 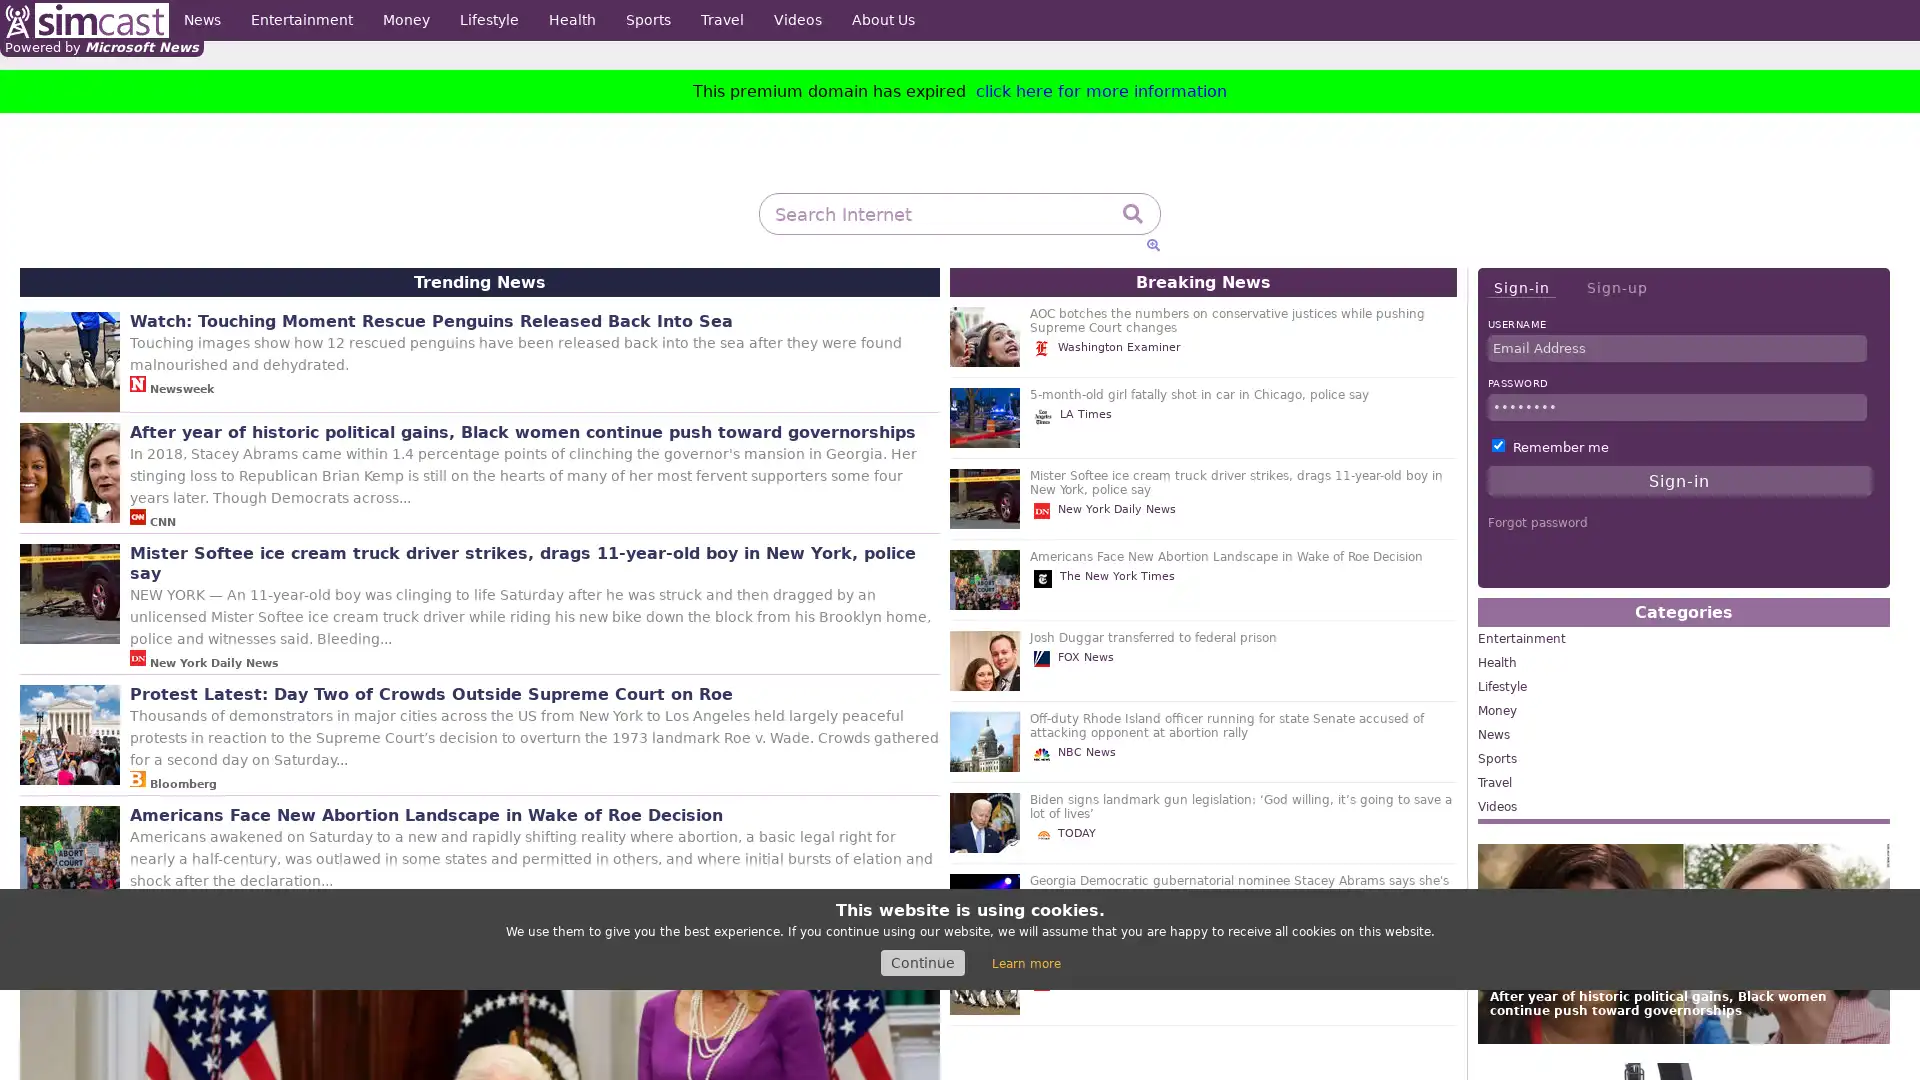 What do you see at coordinates (1616, 288) in the screenshot?
I see `Sign-up` at bounding box center [1616, 288].